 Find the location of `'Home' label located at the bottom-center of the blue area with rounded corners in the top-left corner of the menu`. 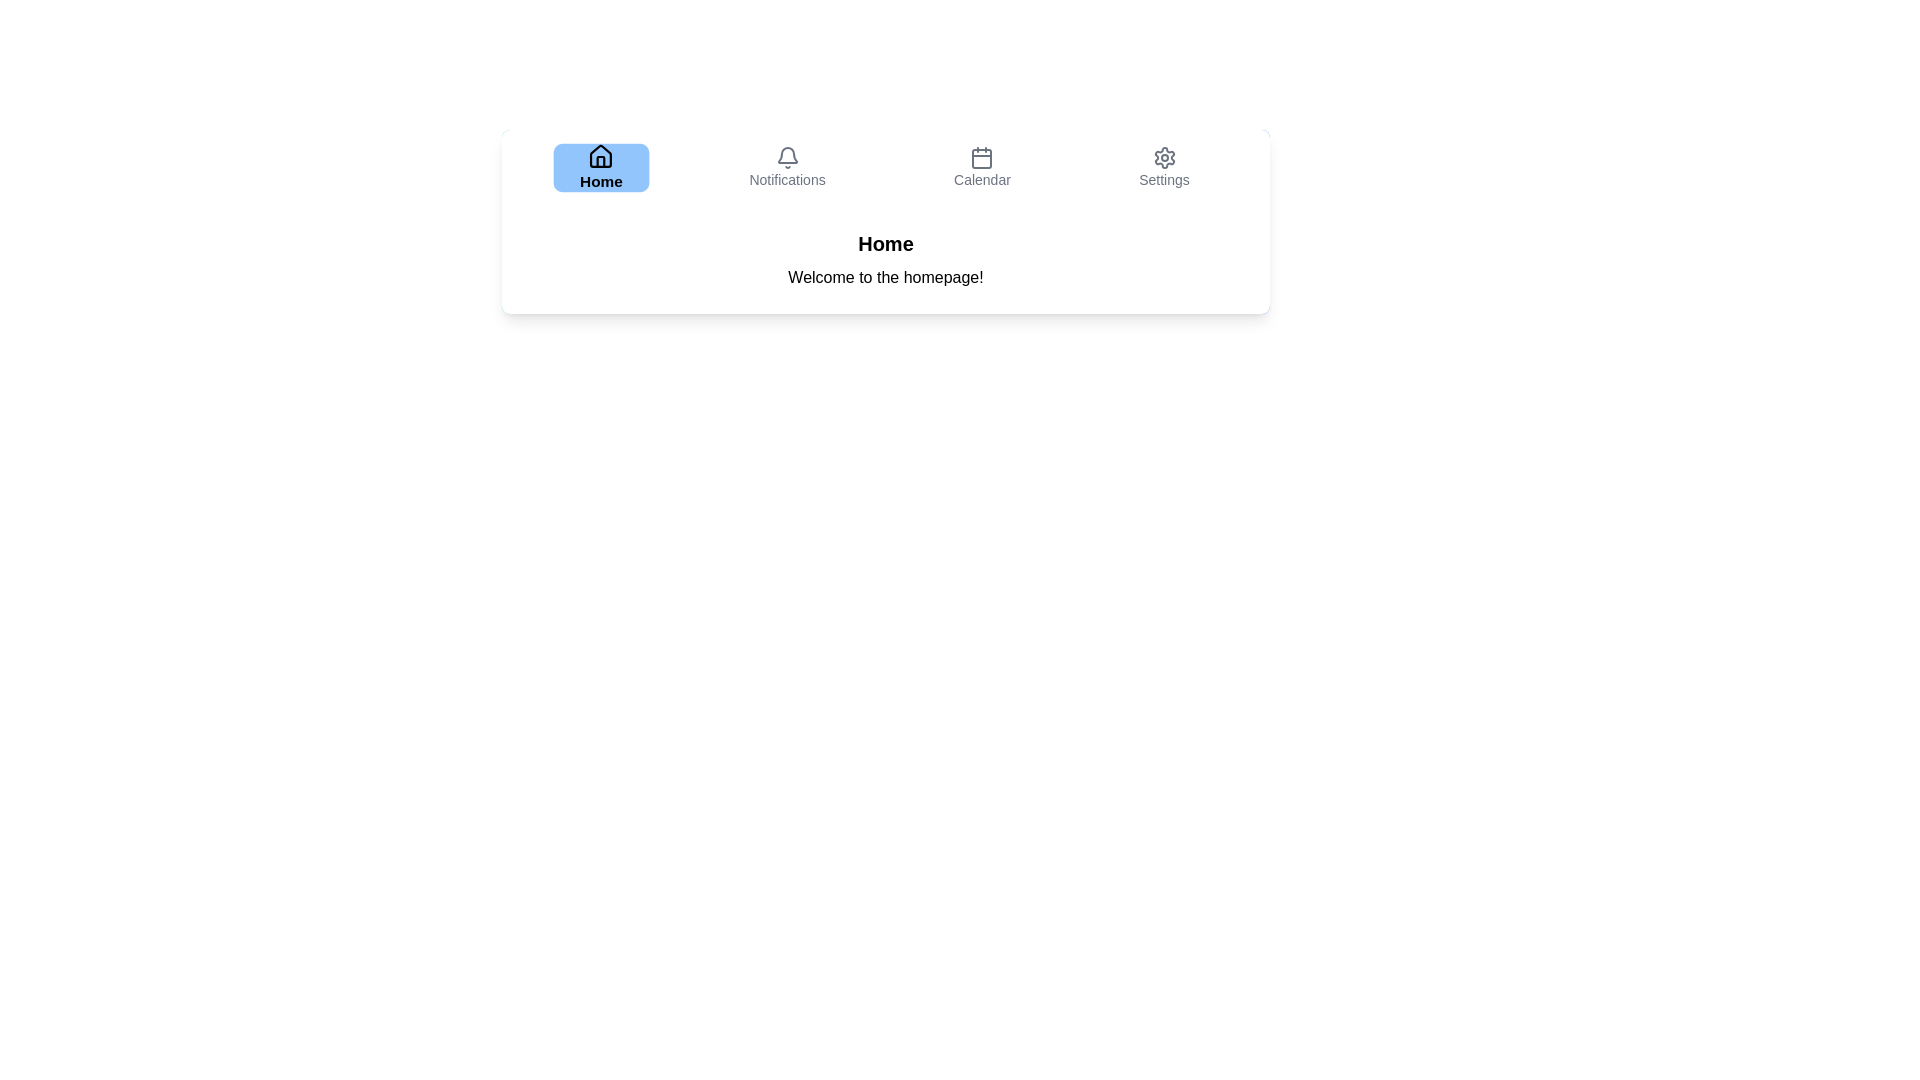

'Home' label located at the bottom-center of the blue area with rounded corners in the top-left corner of the menu is located at coordinates (600, 181).